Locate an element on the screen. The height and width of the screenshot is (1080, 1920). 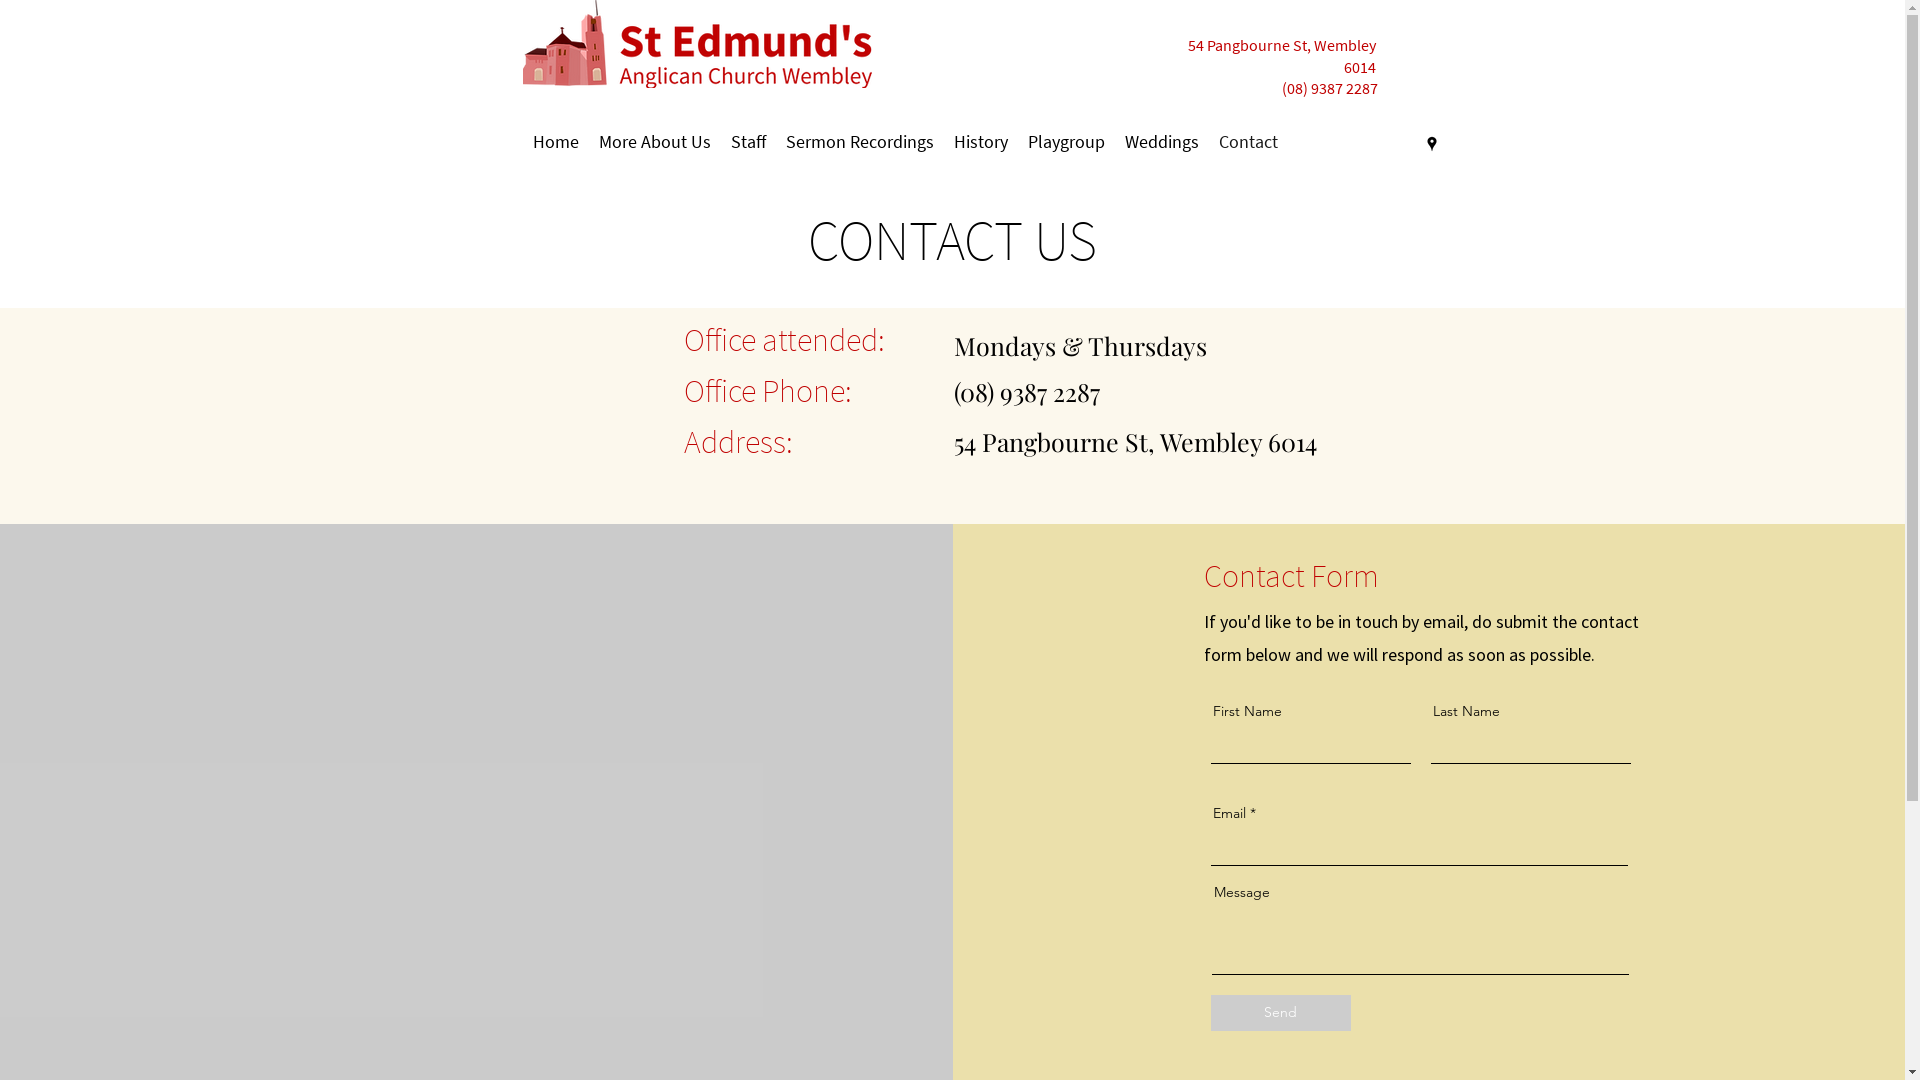
'Send' is located at coordinates (1281, 1013).